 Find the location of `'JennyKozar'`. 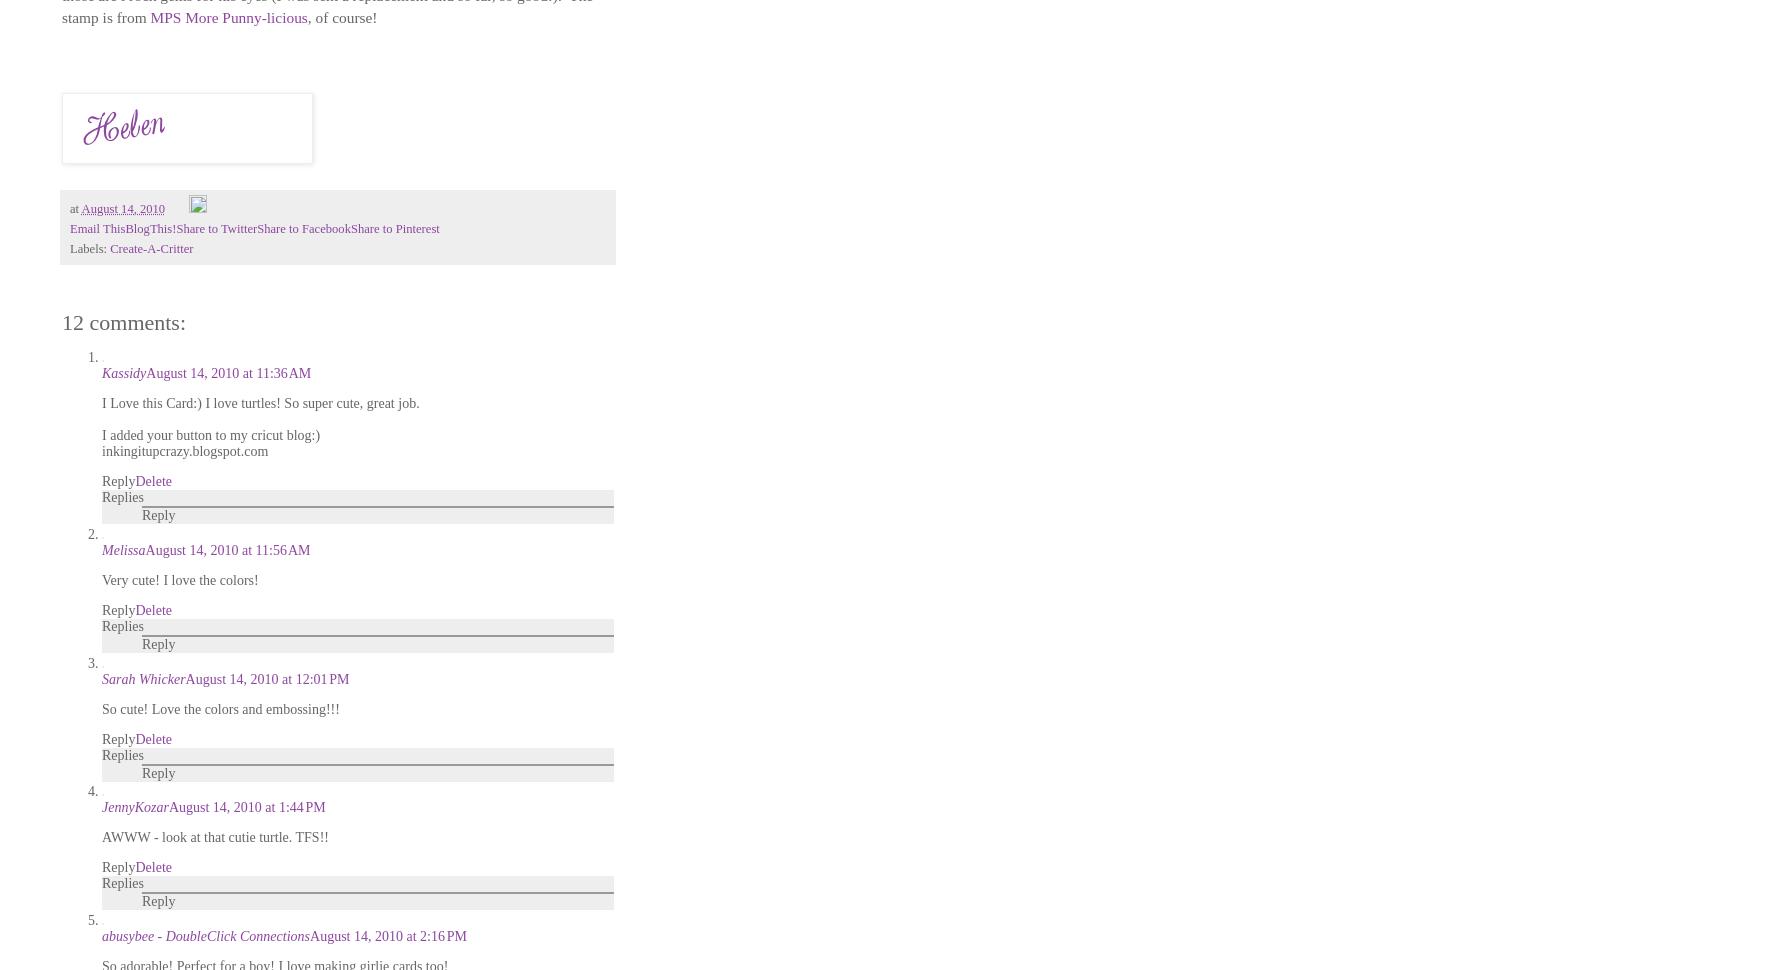

'JennyKozar' is located at coordinates (100, 807).